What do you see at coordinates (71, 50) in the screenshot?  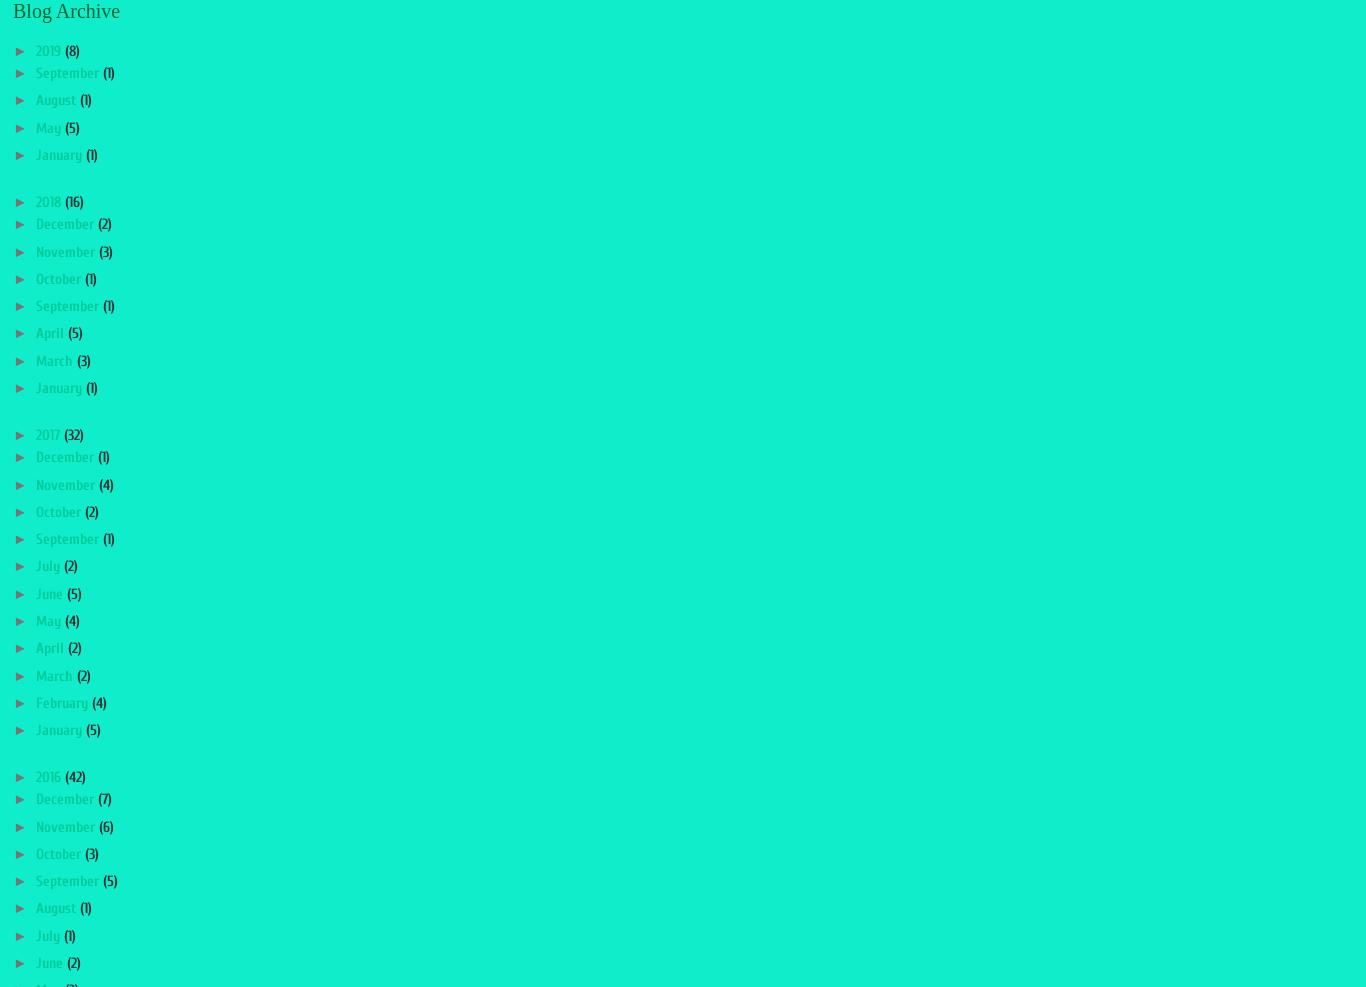 I see `'(8)'` at bounding box center [71, 50].